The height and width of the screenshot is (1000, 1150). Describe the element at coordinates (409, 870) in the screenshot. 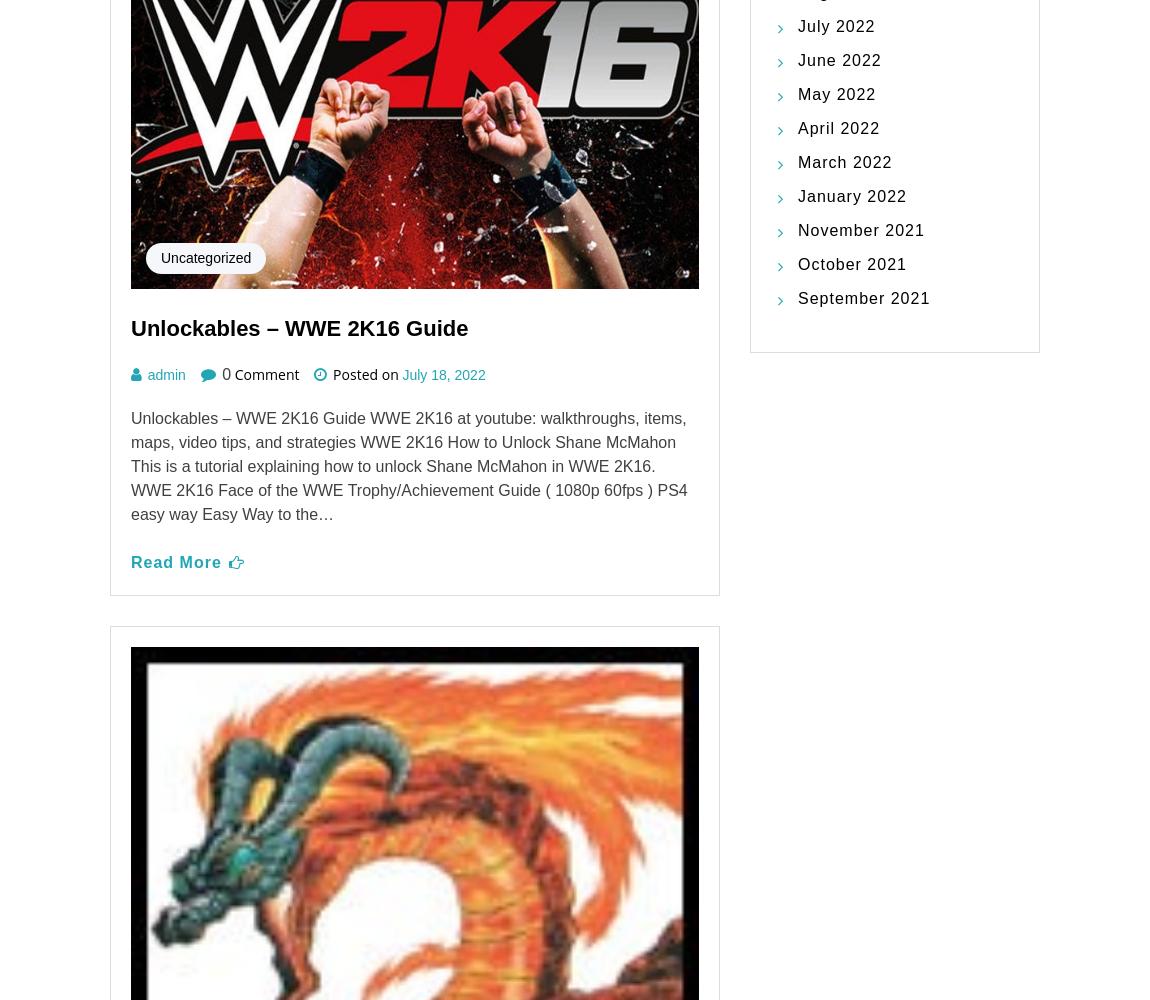

I see `'3'` at that location.